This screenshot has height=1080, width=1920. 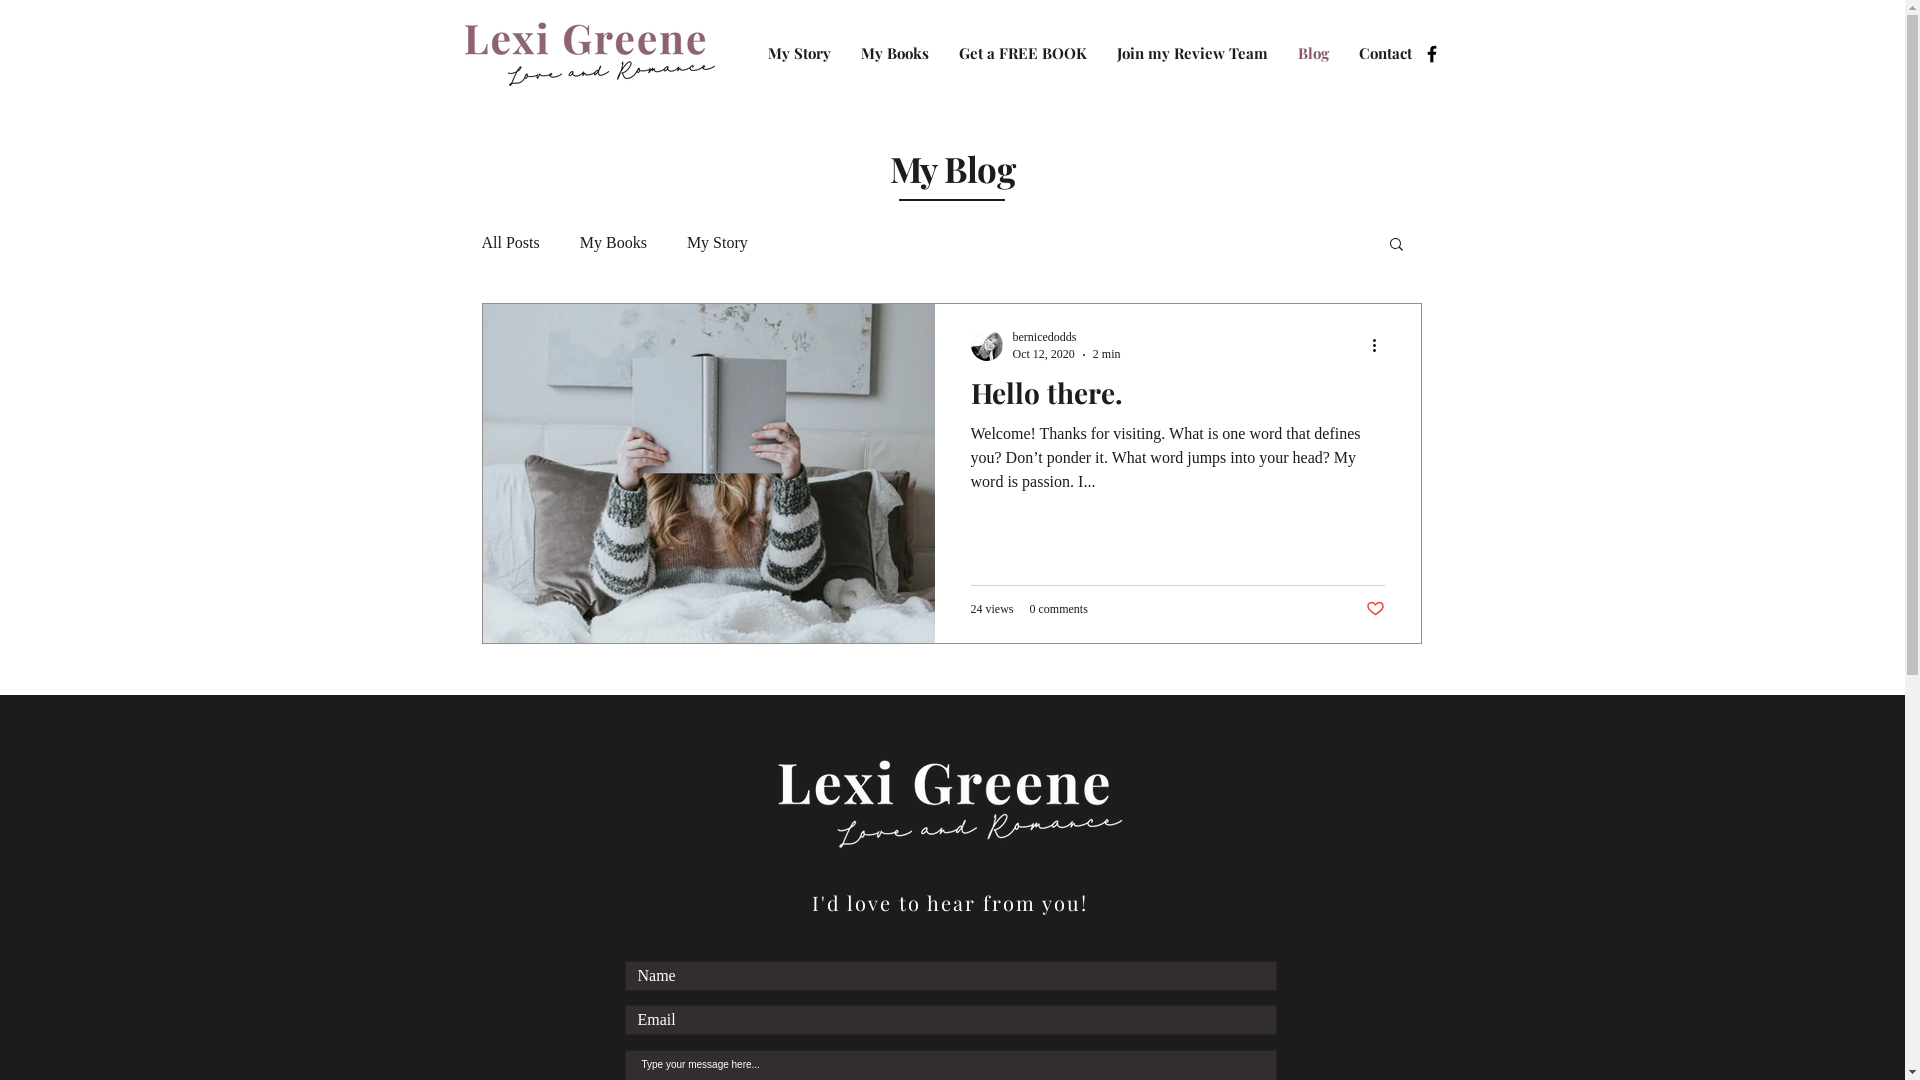 I want to click on 'My Books', so click(x=612, y=242).